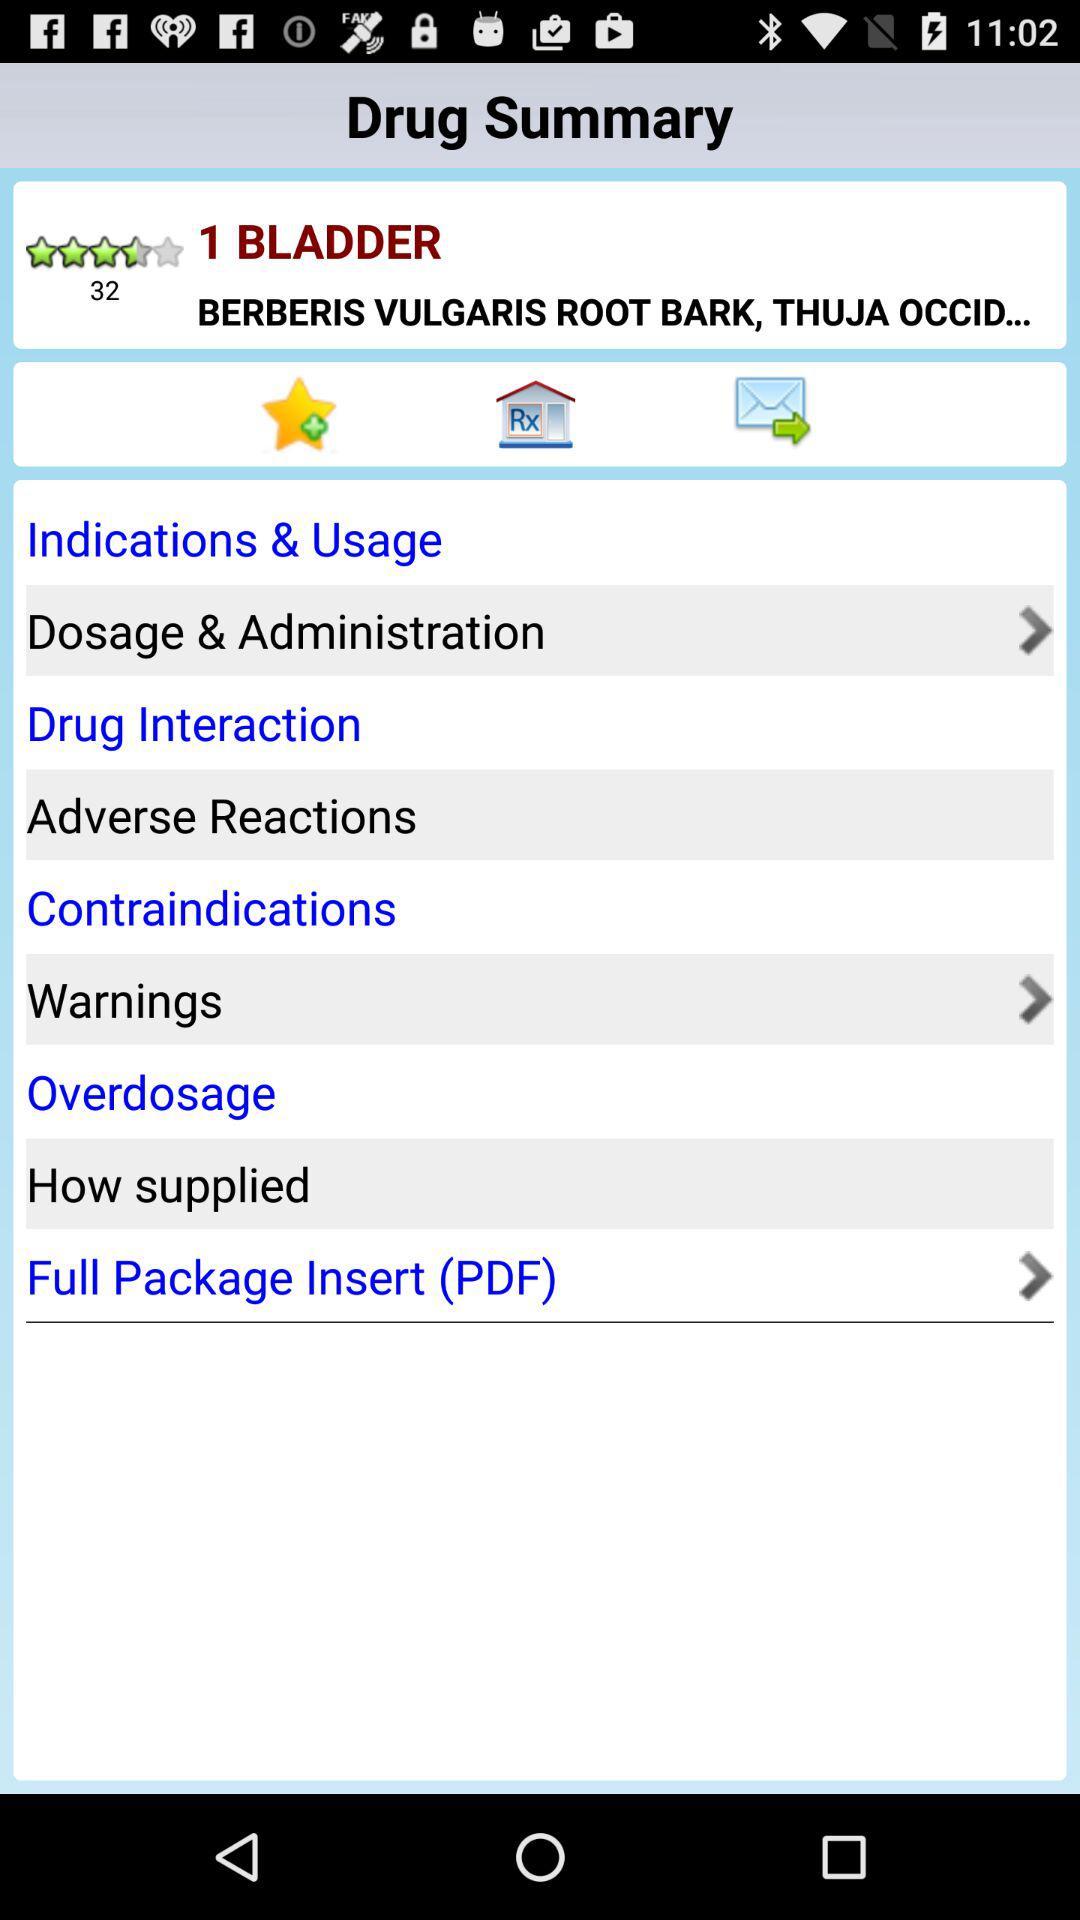 The width and height of the screenshot is (1080, 1920). What do you see at coordinates (303, 413) in the screenshot?
I see `make a favorite` at bounding box center [303, 413].